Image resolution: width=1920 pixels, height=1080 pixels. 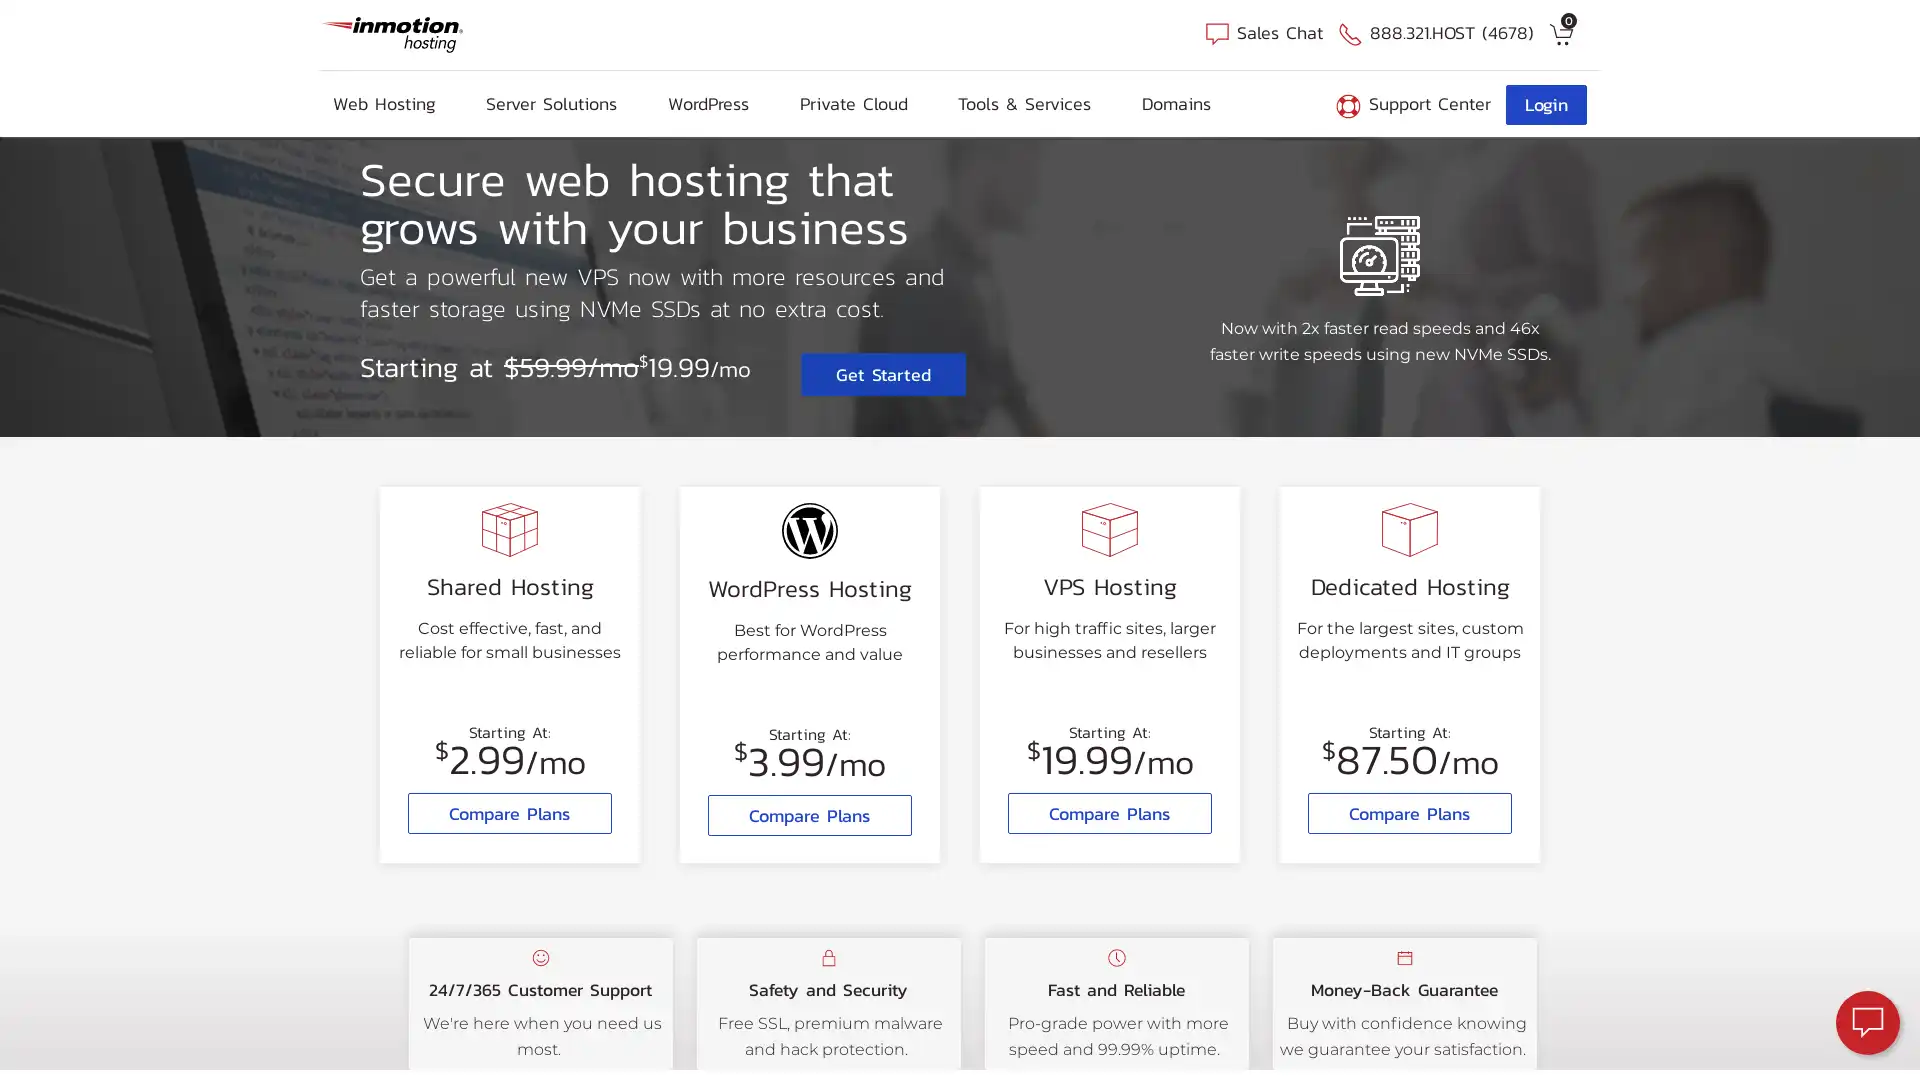 I want to click on Compare Plans, so click(x=1108, y=813).